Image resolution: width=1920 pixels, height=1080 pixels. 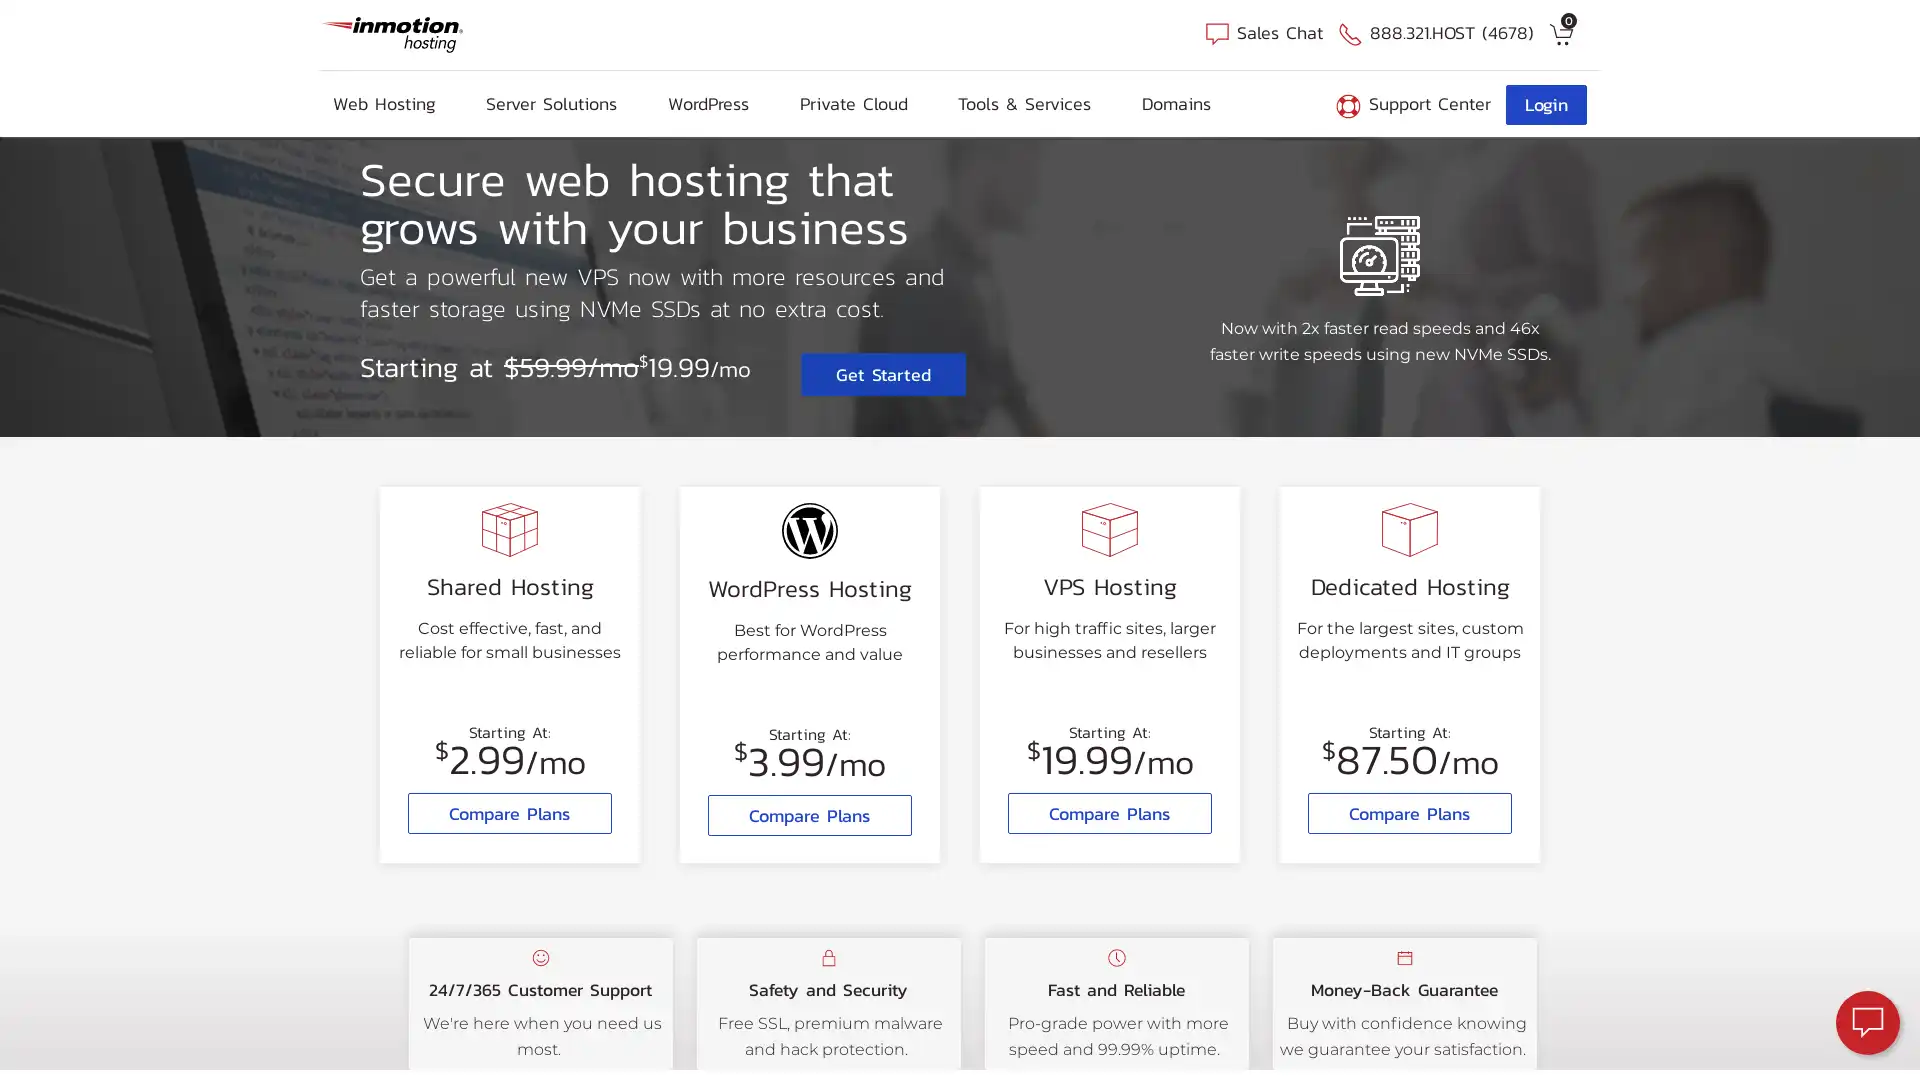 I want to click on Compare Plans, so click(x=1108, y=813).